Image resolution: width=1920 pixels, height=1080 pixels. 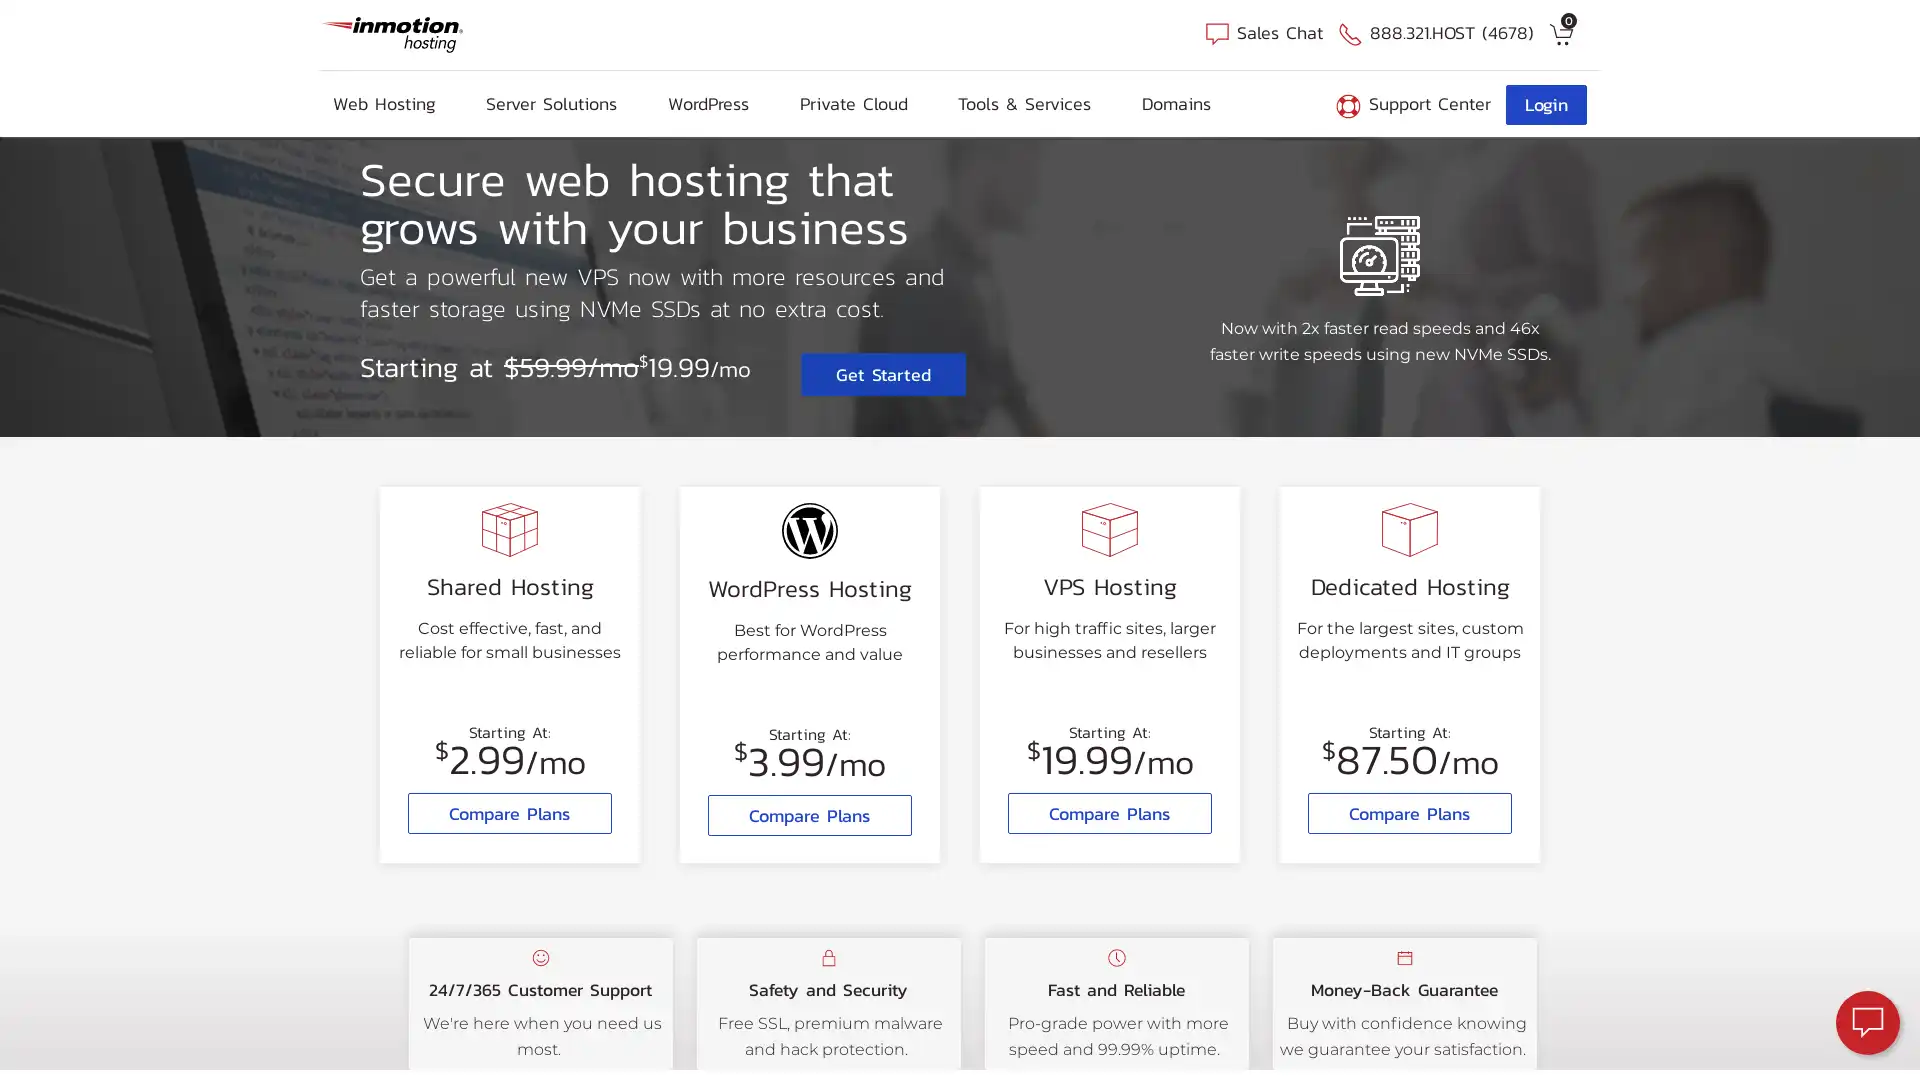 I want to click on Compare Plans, so click(x=1108, y=813).